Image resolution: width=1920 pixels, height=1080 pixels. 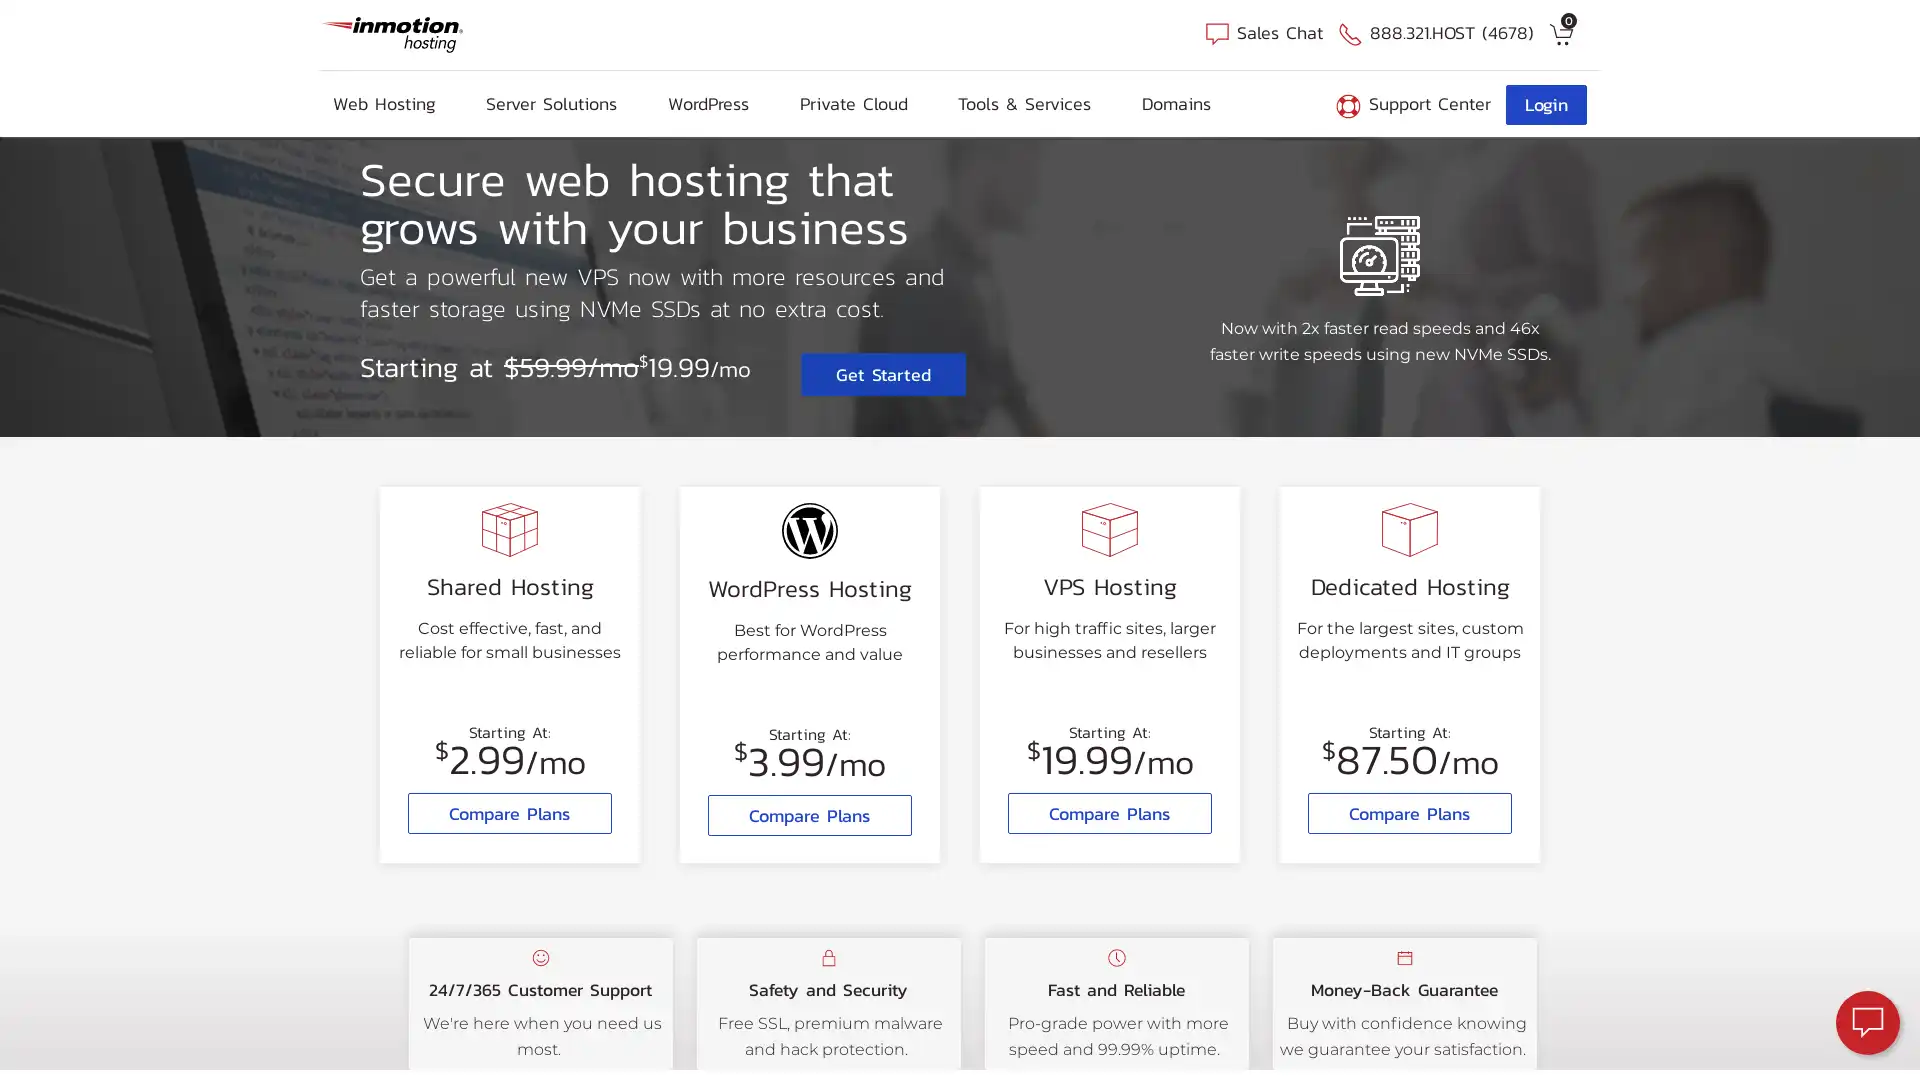 I want to click on Compare Plans, so click(x=1108, y=813).